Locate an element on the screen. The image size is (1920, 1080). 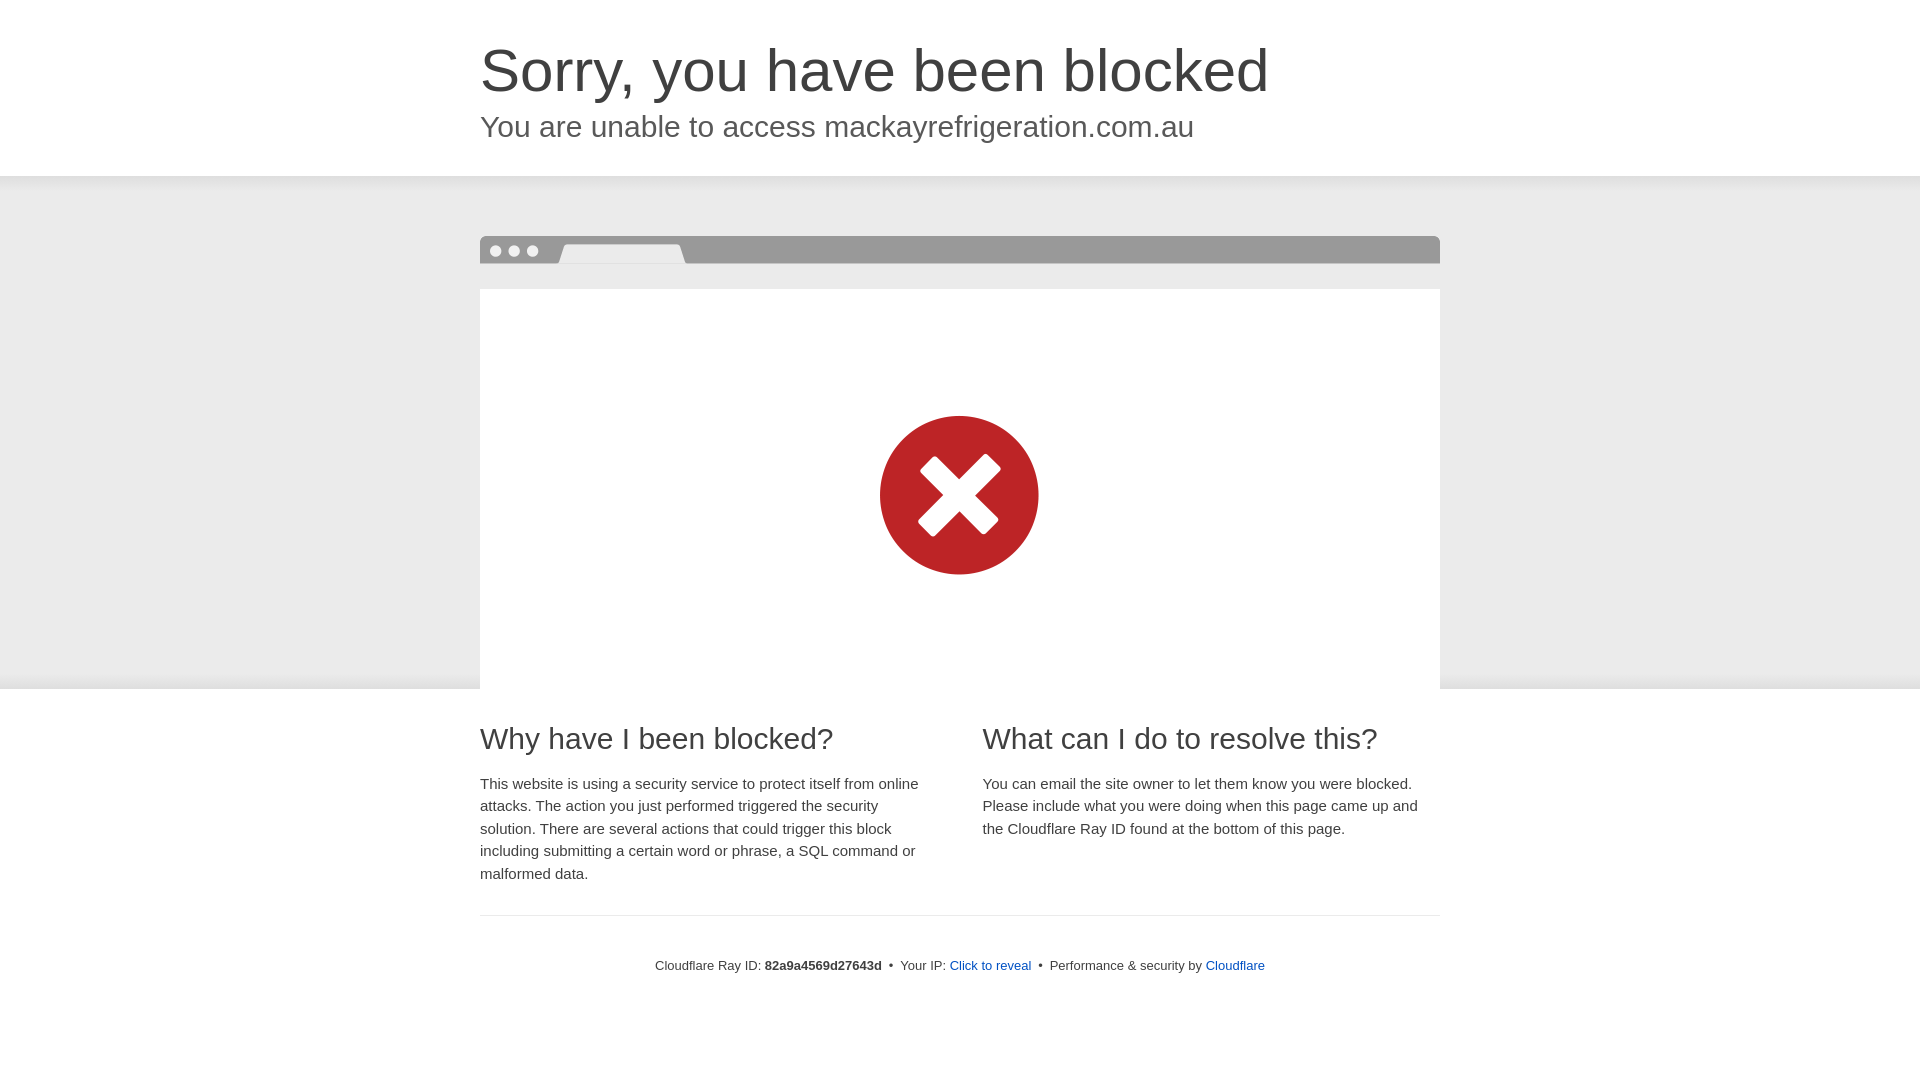
'Click to reveal' is located at coordinates (990, 964).